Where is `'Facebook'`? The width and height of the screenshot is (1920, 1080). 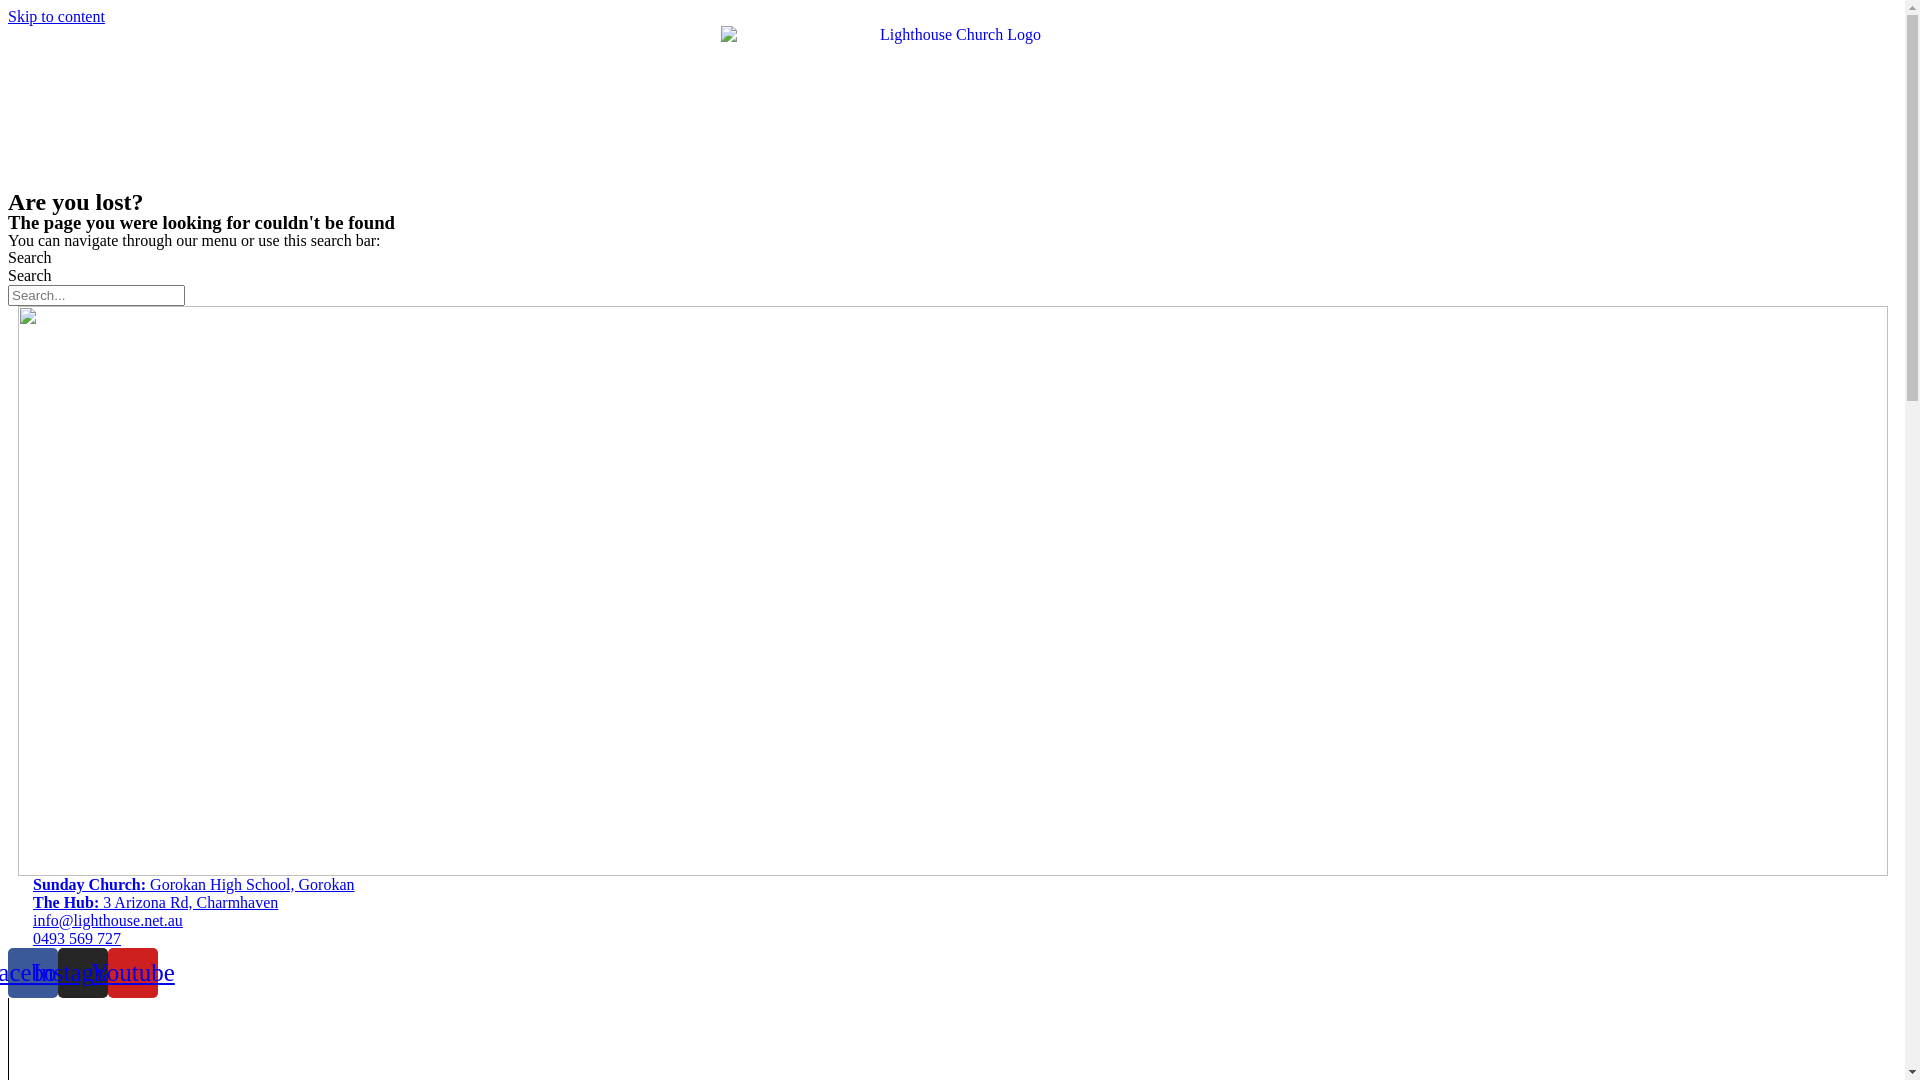 'Facebook' is located at coordinates (33, 971).